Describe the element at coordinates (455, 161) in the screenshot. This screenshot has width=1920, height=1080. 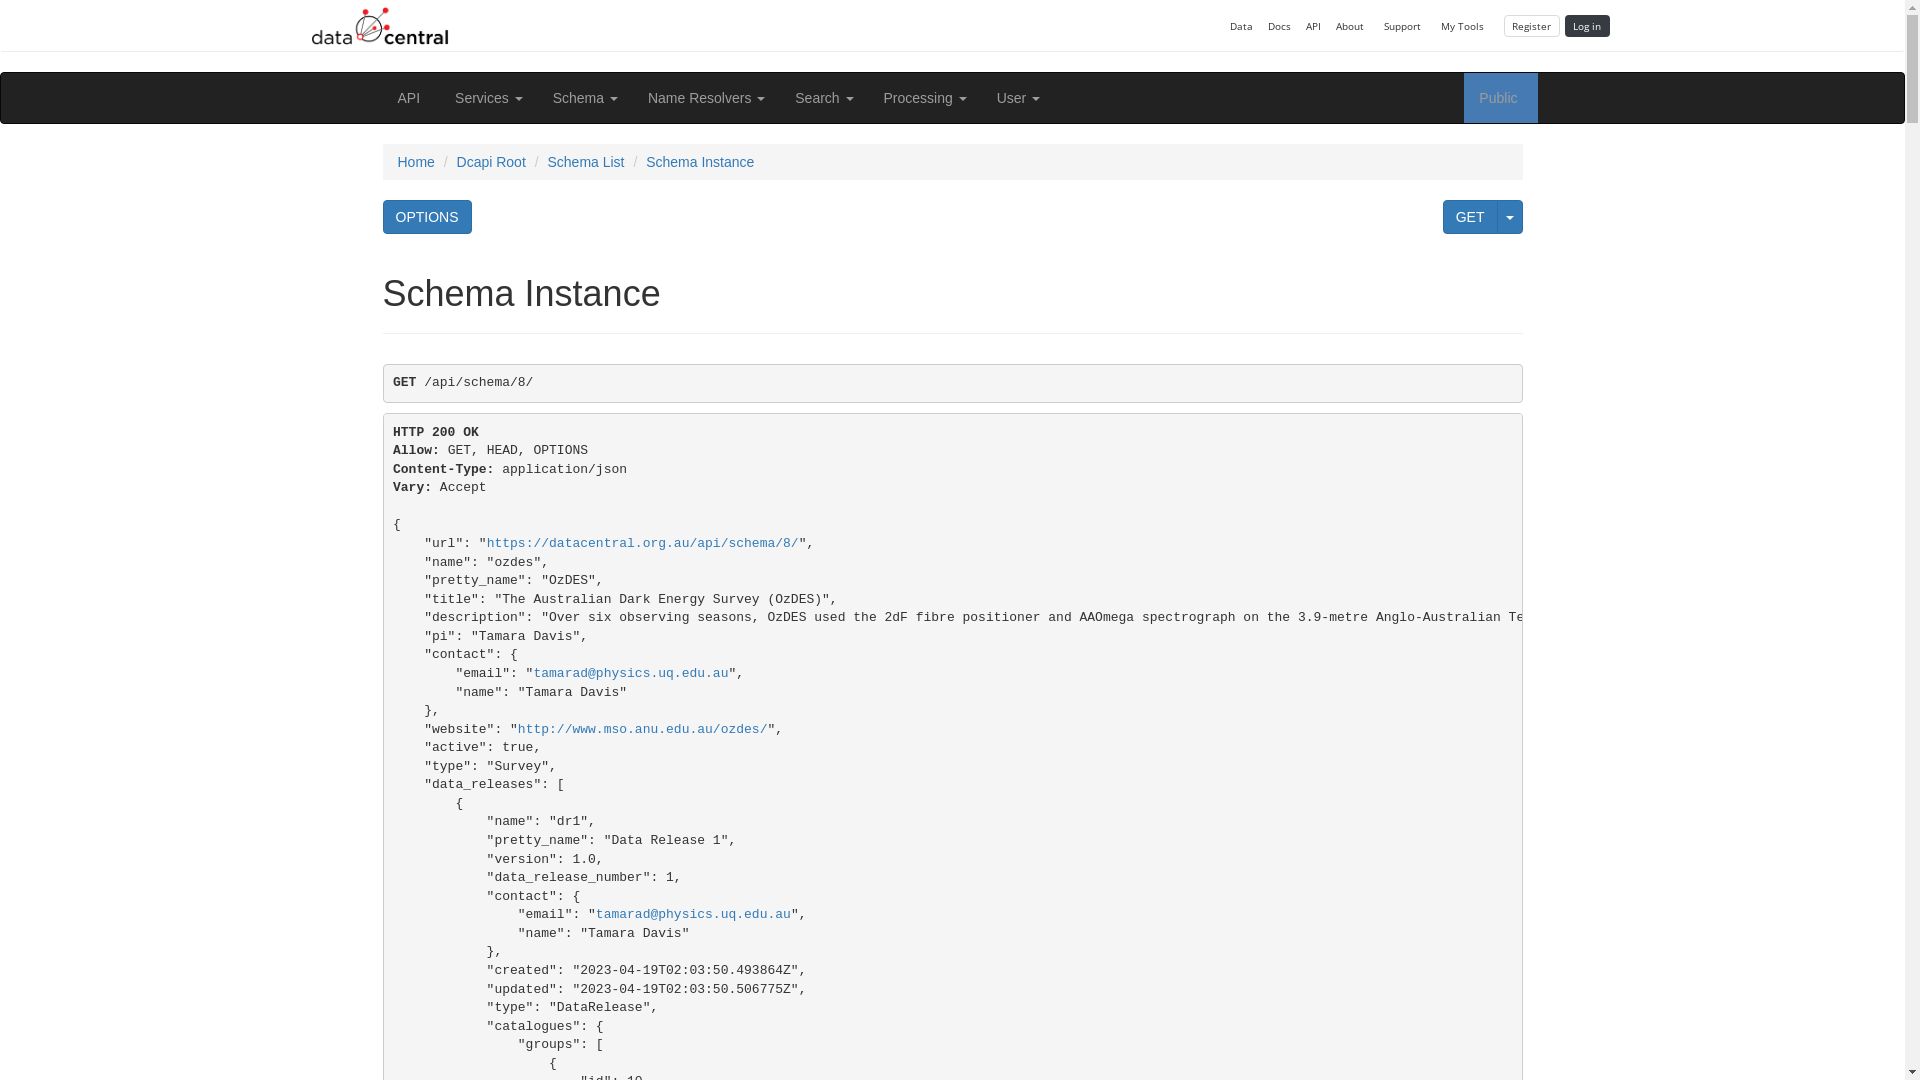
I see `'Dcapi Root'` at that location.